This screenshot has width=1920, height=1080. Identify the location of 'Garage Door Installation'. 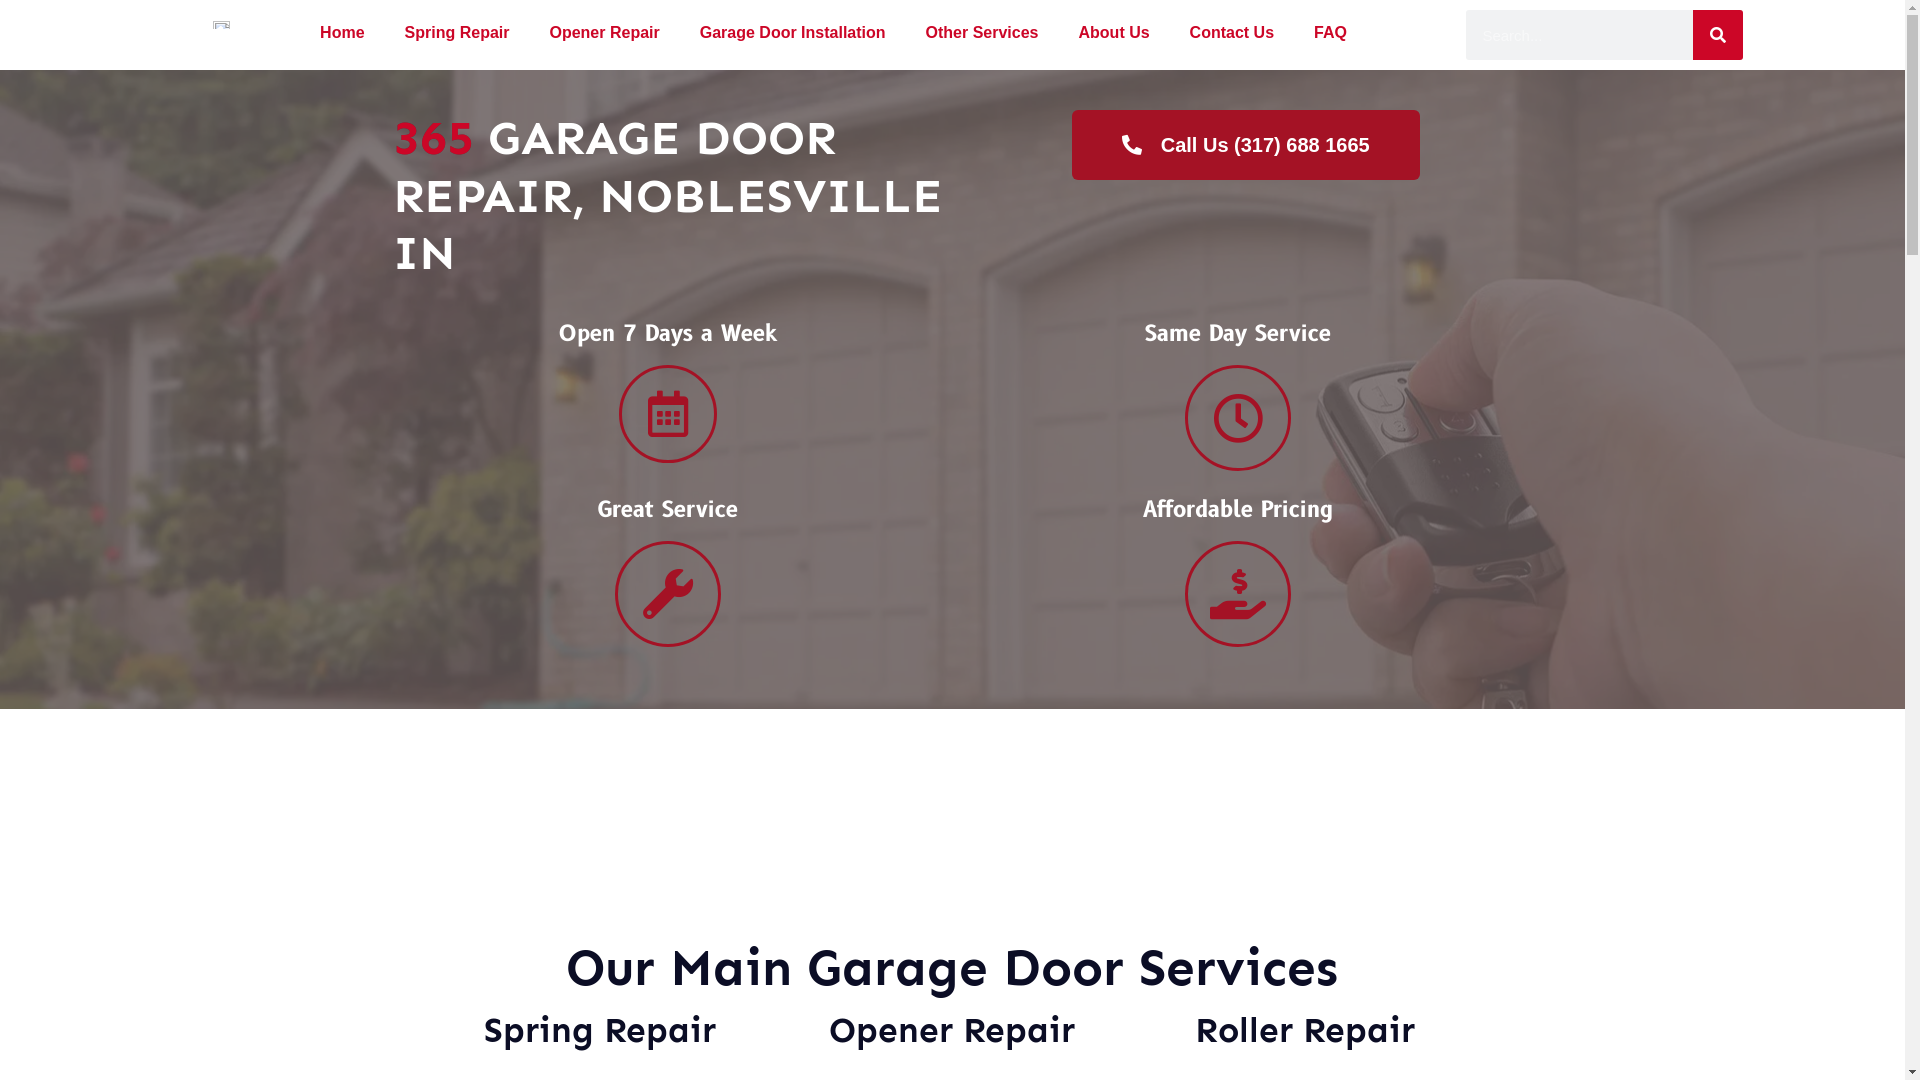
(680, 33).